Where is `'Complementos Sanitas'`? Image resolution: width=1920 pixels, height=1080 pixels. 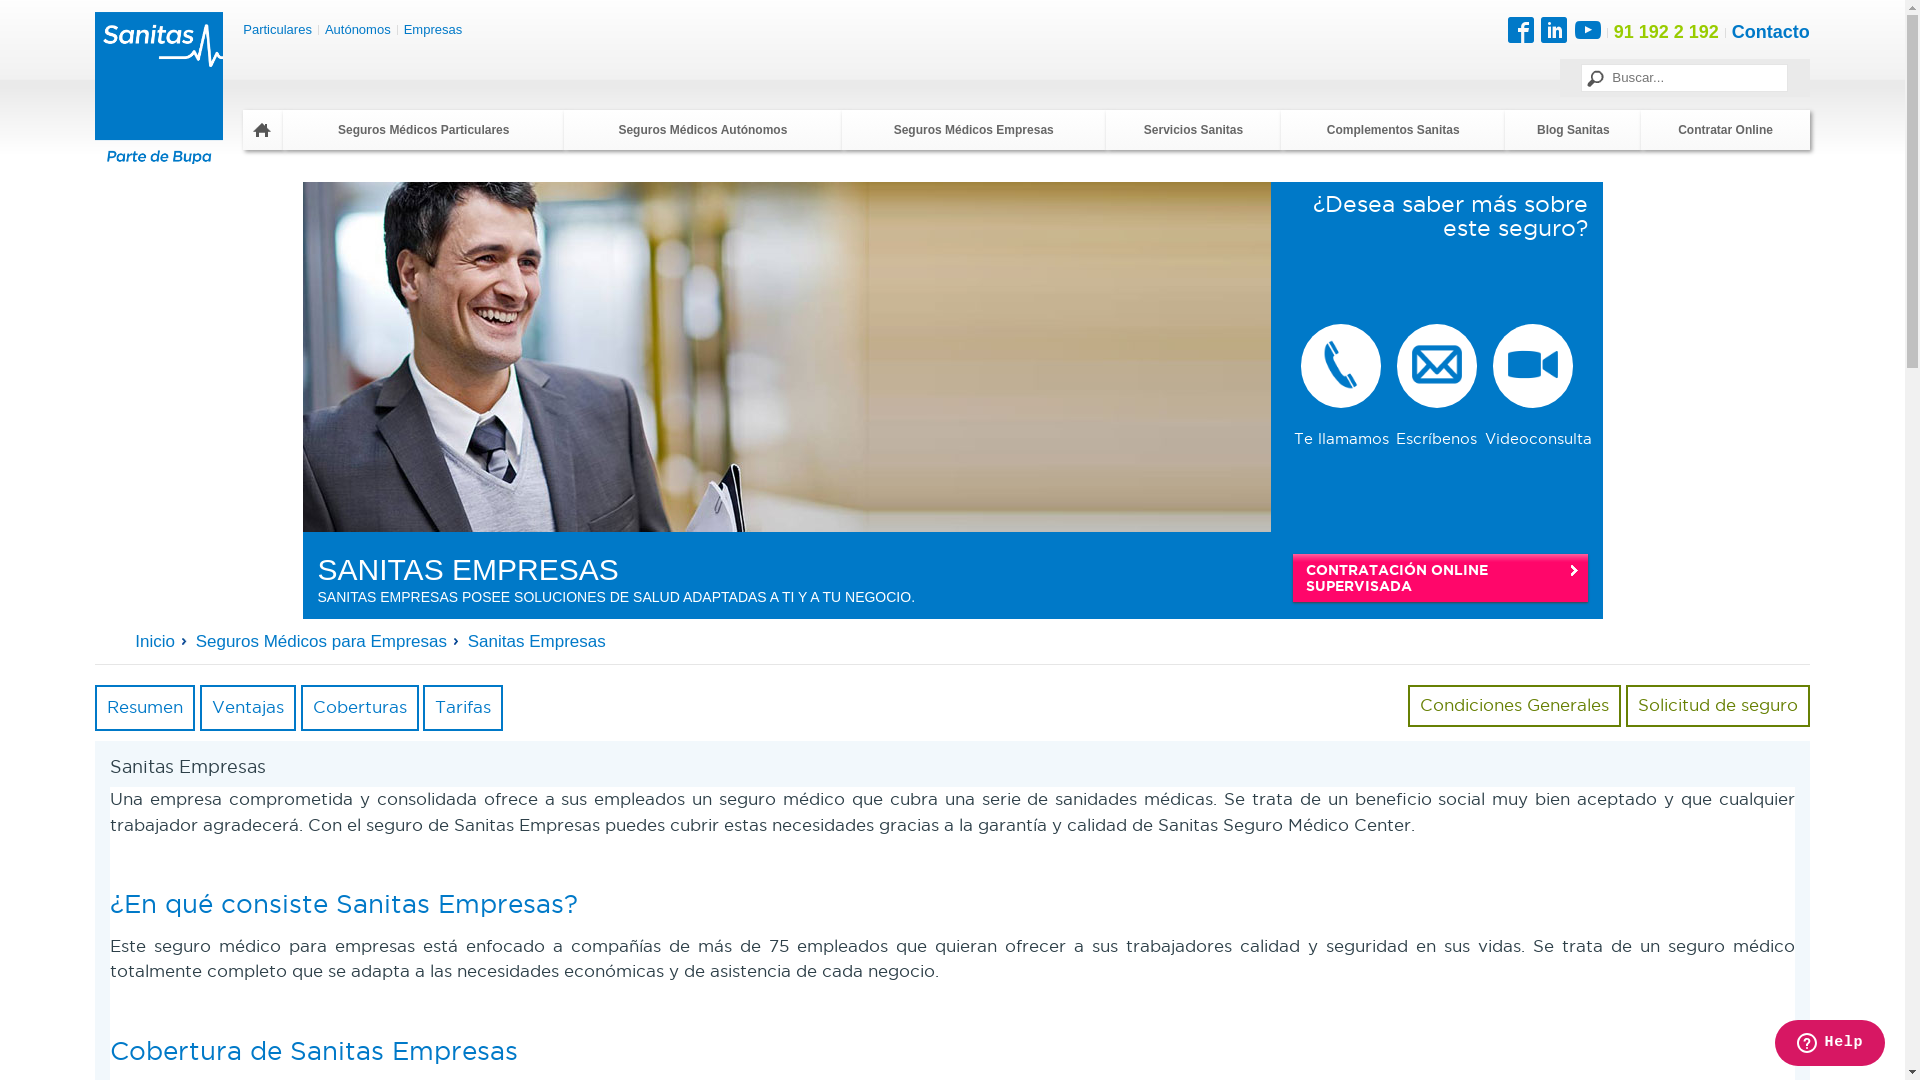
'Complementos Sanitas' is located at coordinates (1391, 130).